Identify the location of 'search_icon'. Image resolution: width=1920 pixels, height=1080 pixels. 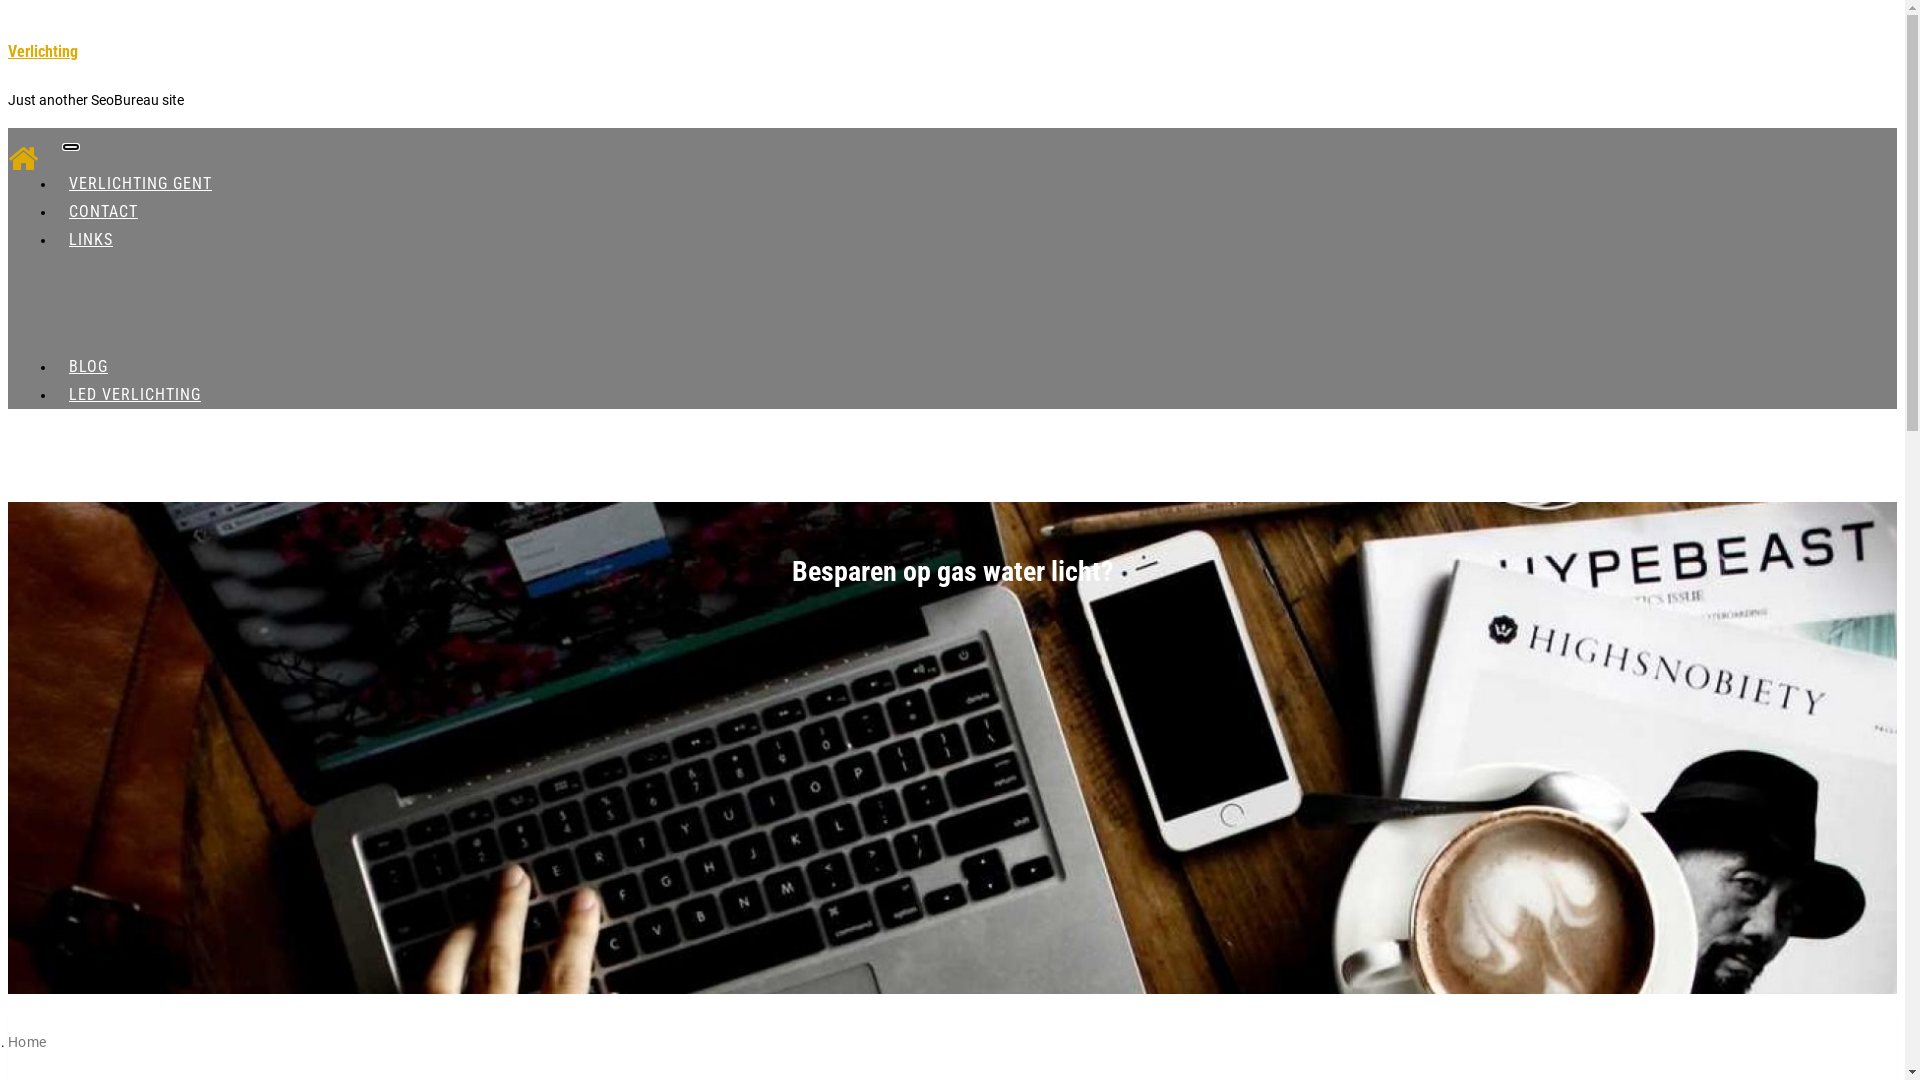
(1186, 469).